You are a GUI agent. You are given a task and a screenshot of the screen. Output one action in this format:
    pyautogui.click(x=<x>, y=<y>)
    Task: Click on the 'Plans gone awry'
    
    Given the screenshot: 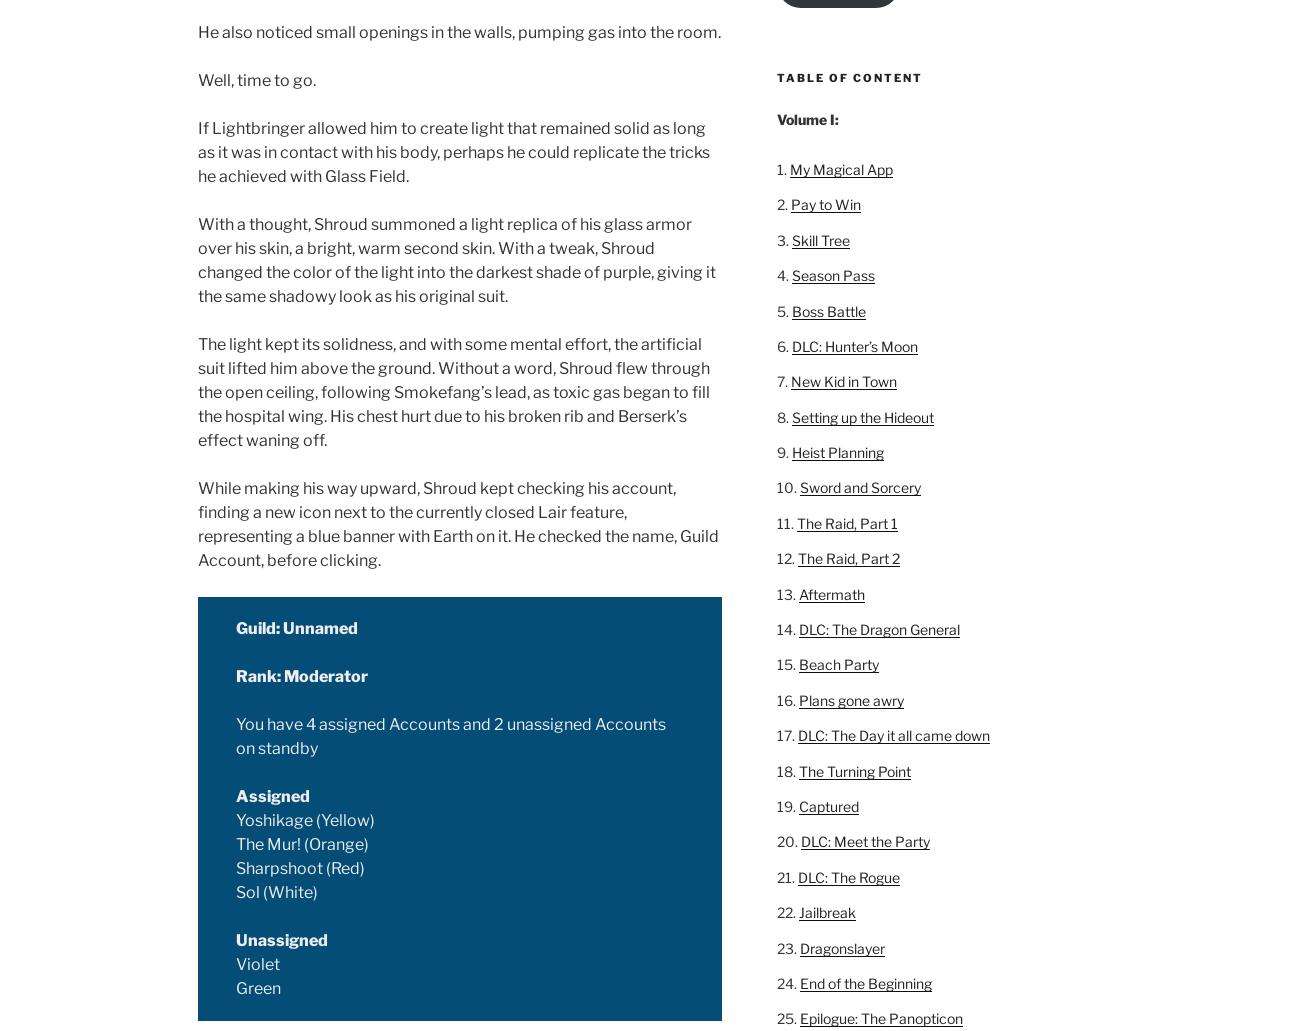 What is the action you would take?
    pyautogui.click(x=850, y=699)
    